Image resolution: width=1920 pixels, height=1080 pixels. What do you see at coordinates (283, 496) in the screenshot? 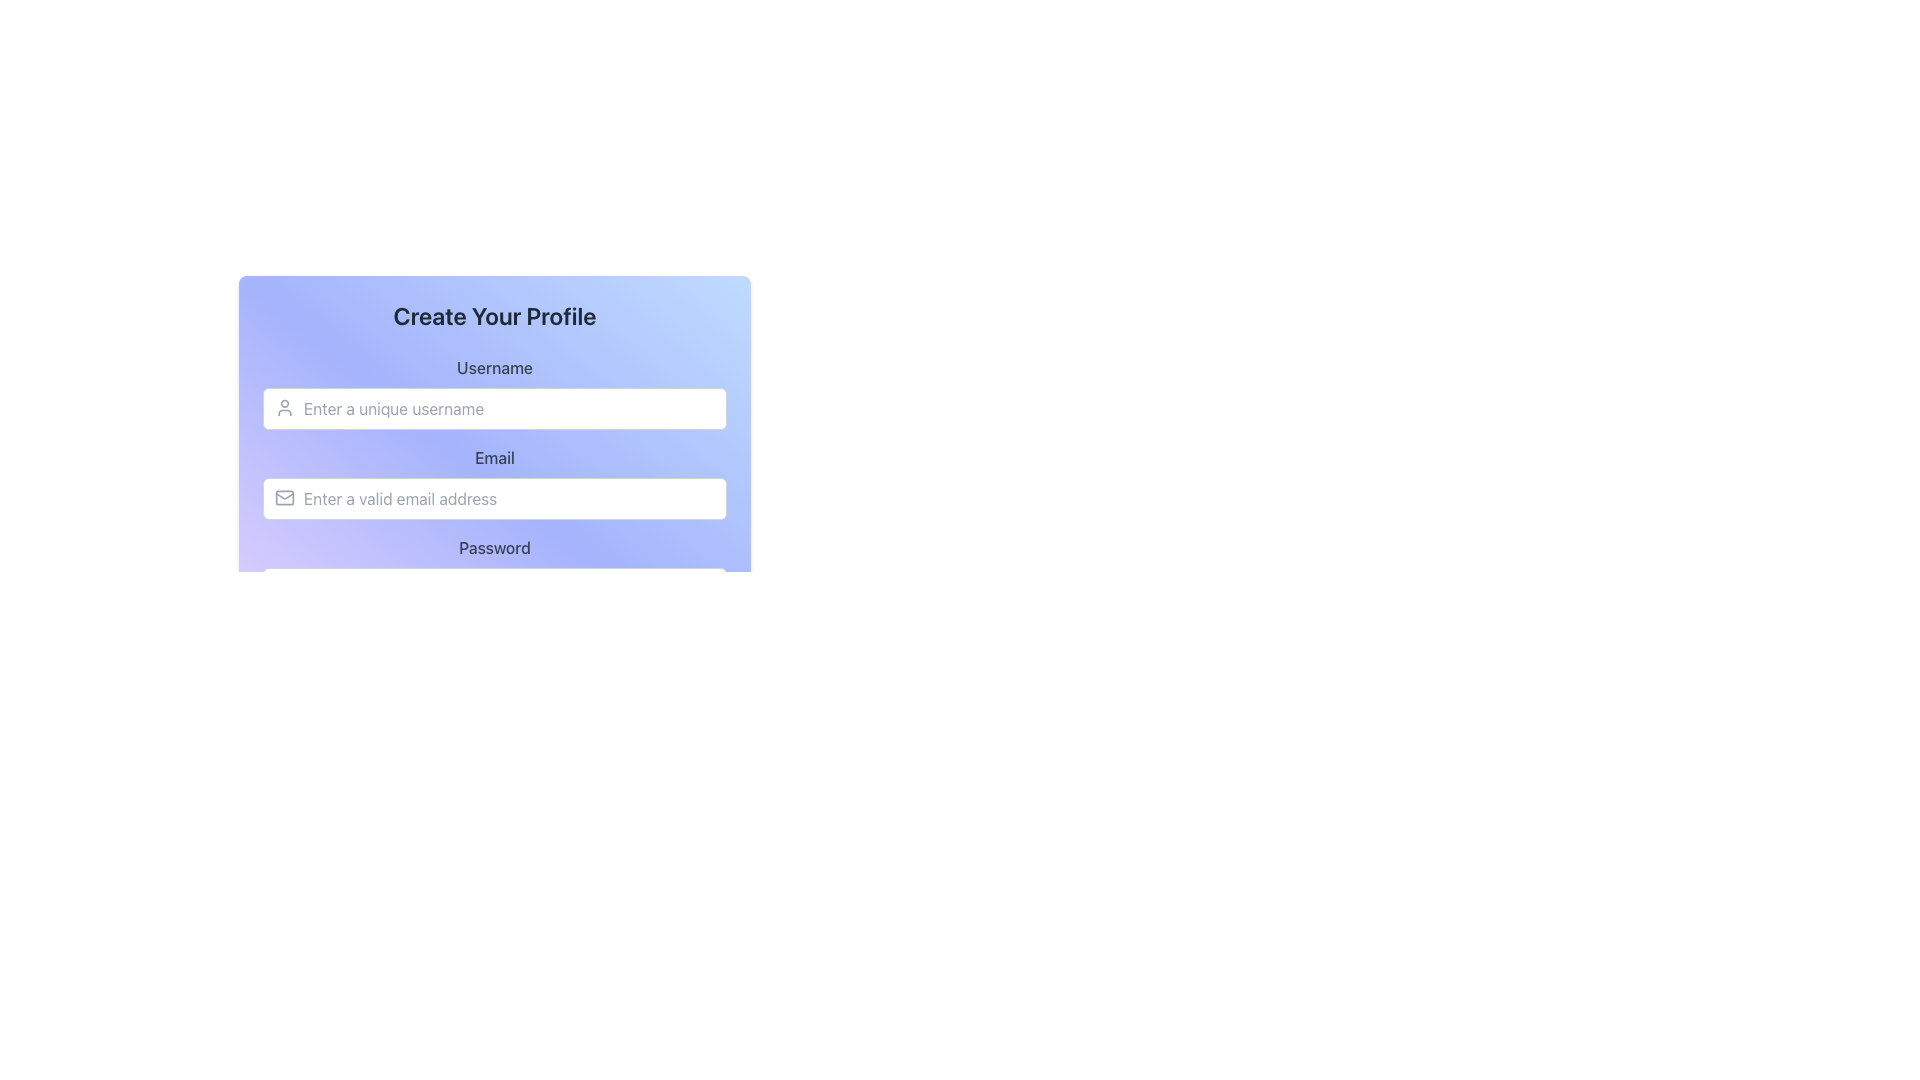
I see `the envelope icon, which is a simplified outline style resembling a classic mail envelope, located to the left of the email input field with the placeholder text 'Enter a valid email address'` at bounding box center [283, 496].